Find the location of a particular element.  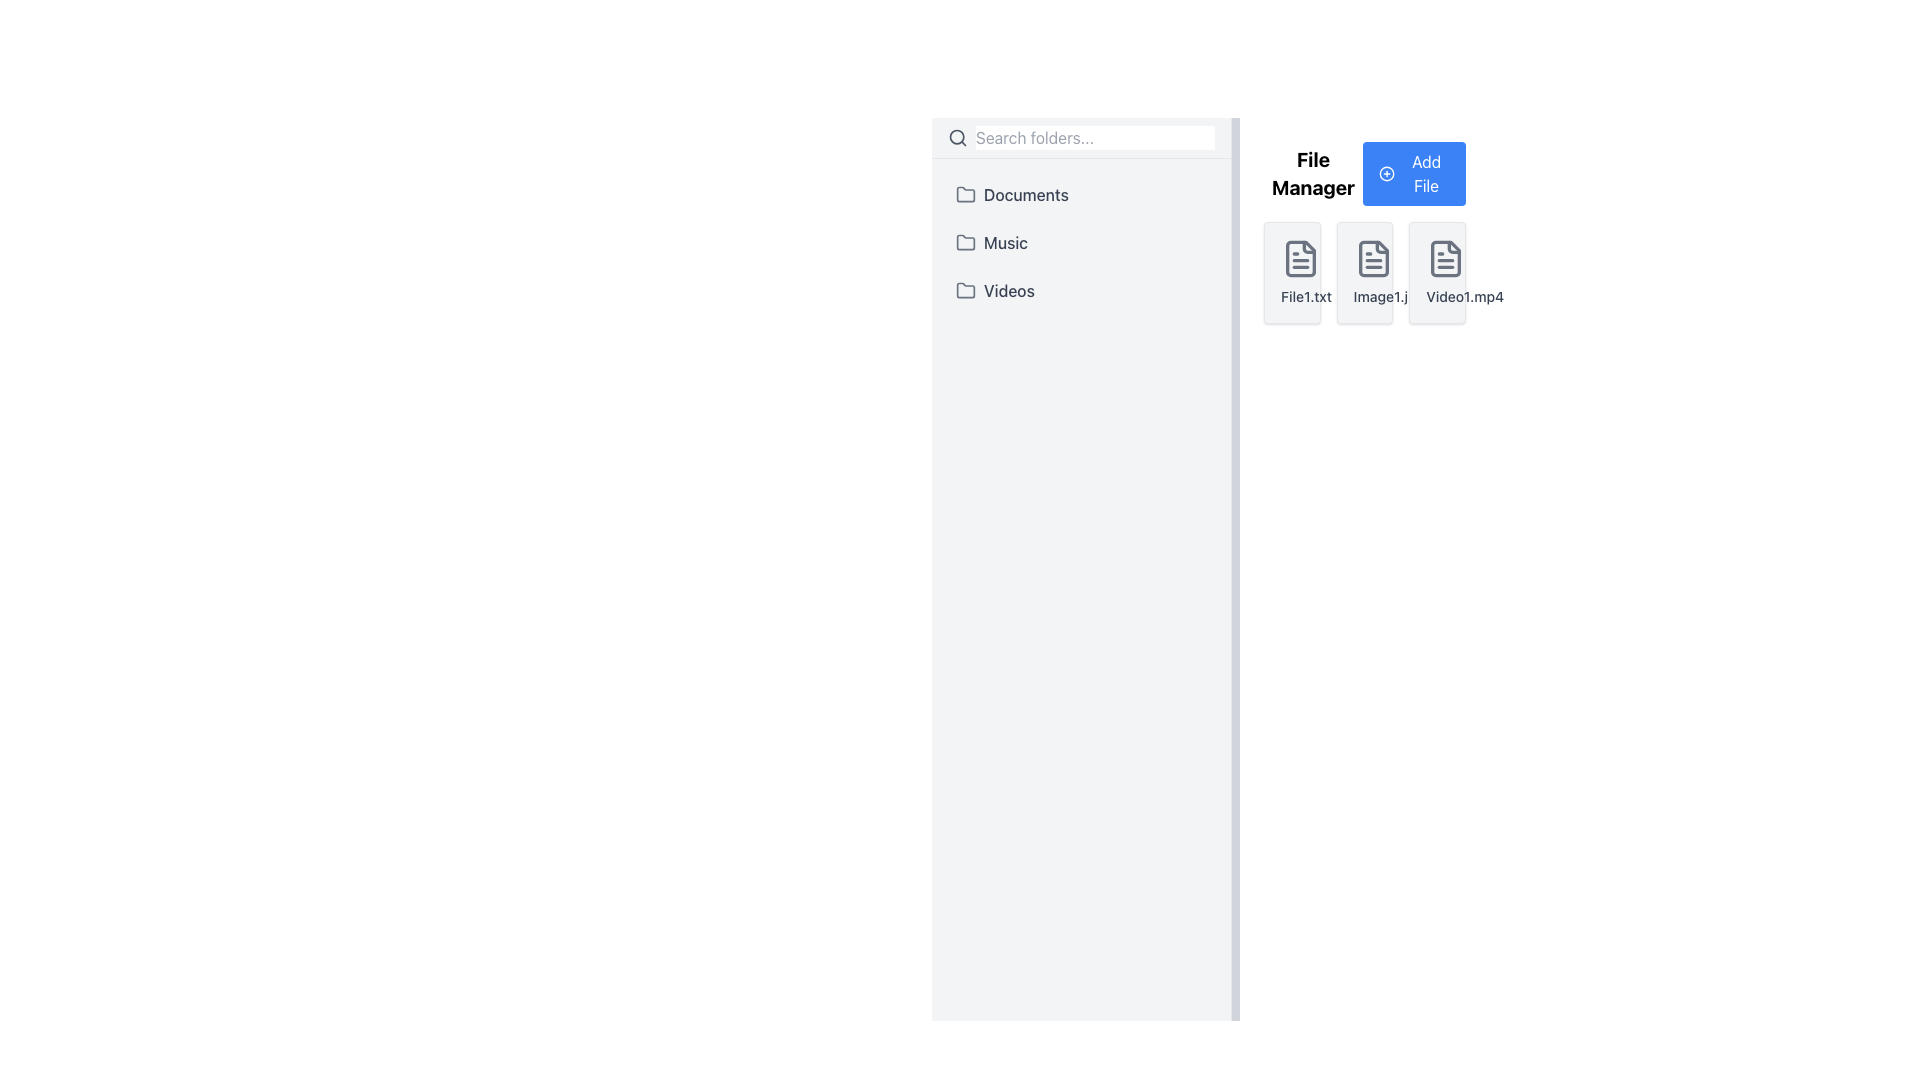

the 'Documents' folder in the sidebar is located at coordinates (1080, 195).